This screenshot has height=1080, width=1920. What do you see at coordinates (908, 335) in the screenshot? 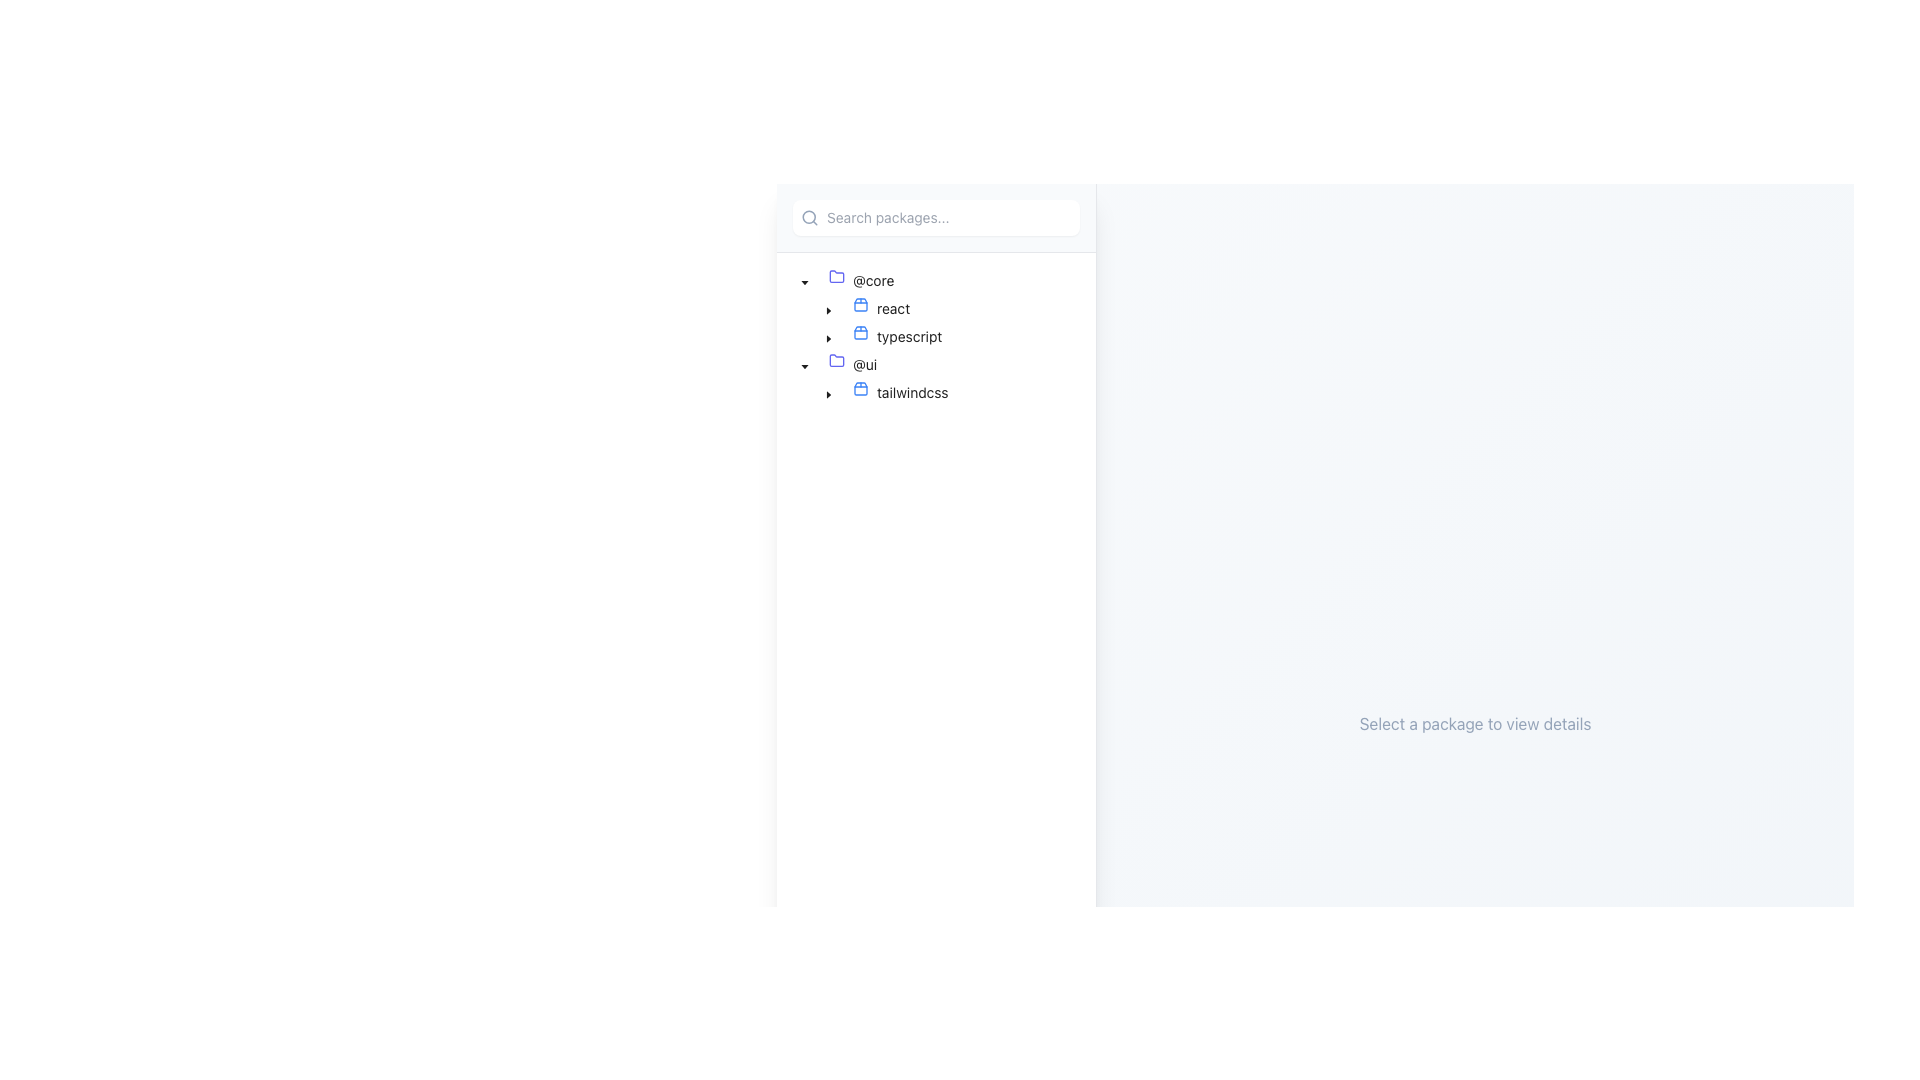
I see `the 'typescript' text label in the hierarchical tree structure` at bounding box center [908, 335].